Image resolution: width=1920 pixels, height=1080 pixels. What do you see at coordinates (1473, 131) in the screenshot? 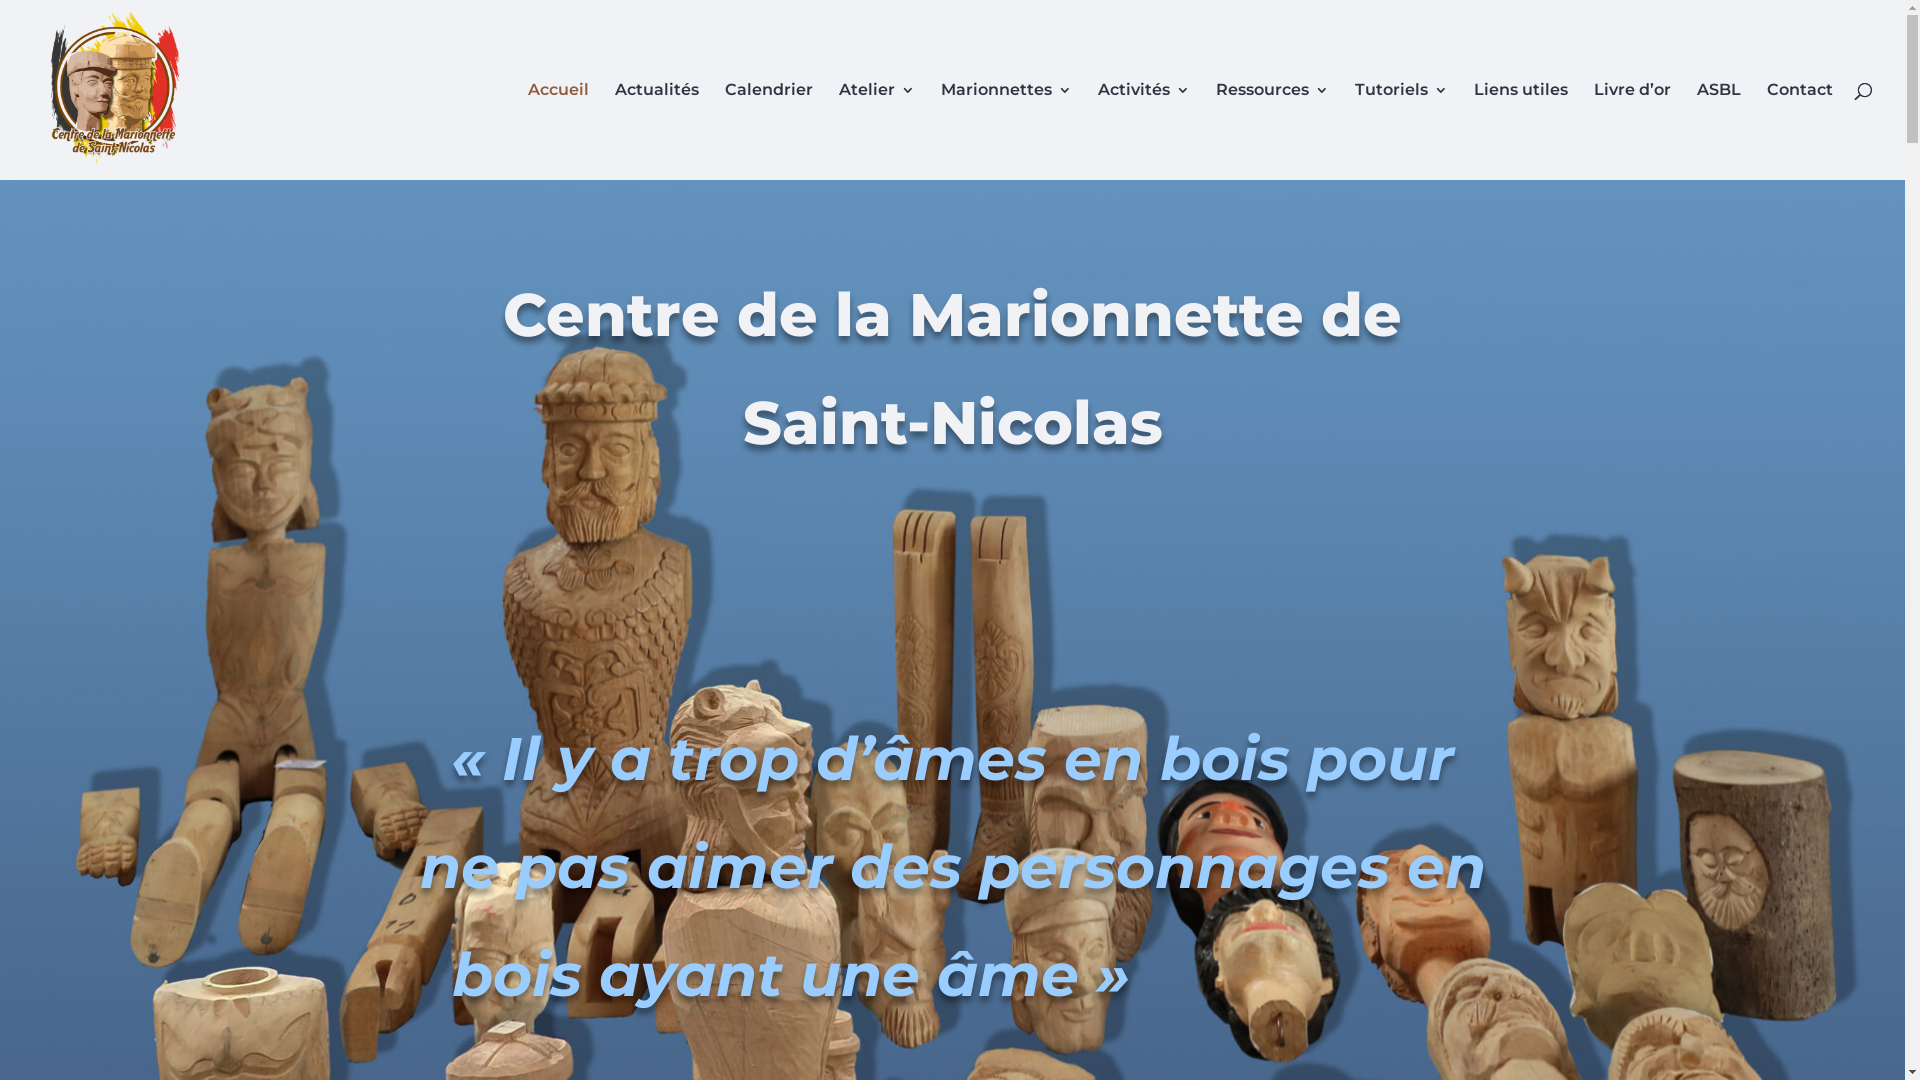
I see `'Liens utiles'` at bounding box center [1473, 131].